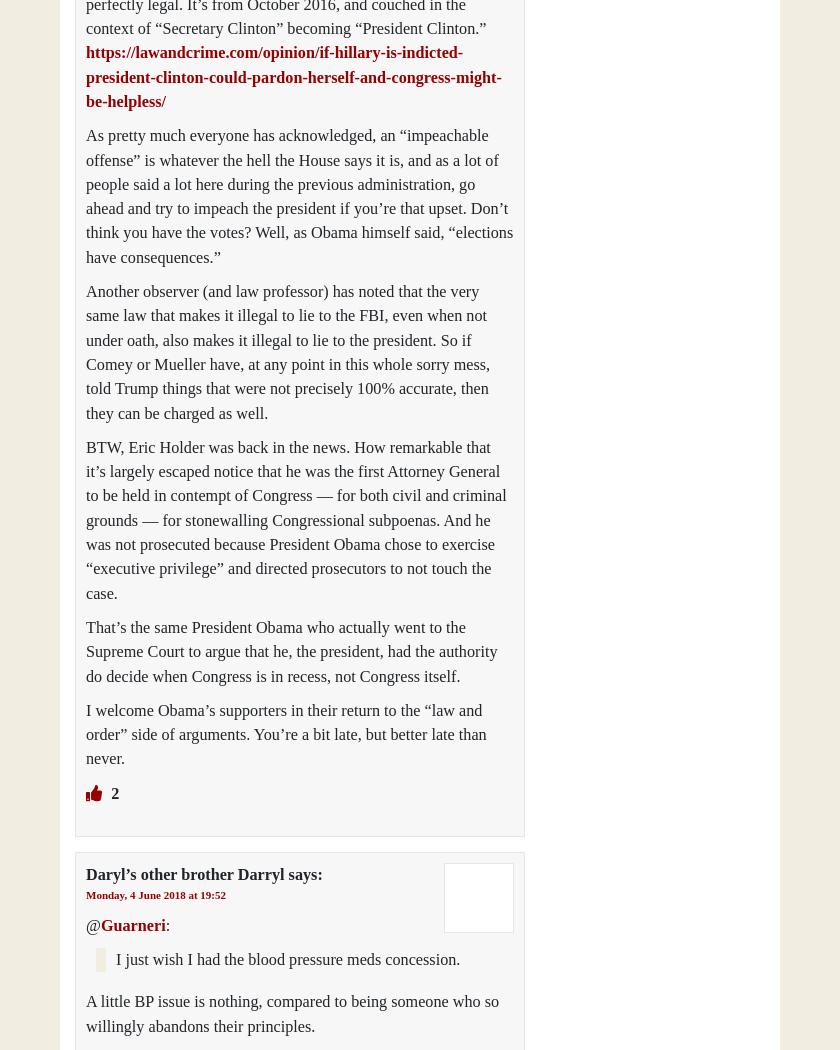 Image resolution: width=840 pixels, height=1050 pixels. Describe the element at coordinates (291, 650) in the screenshot. I see `'That’s the same President Obama who actually went to the Supreme Court to argue that he, the president, had the authority do decide when Congress is in recess, not Congress itself.'` at that location.